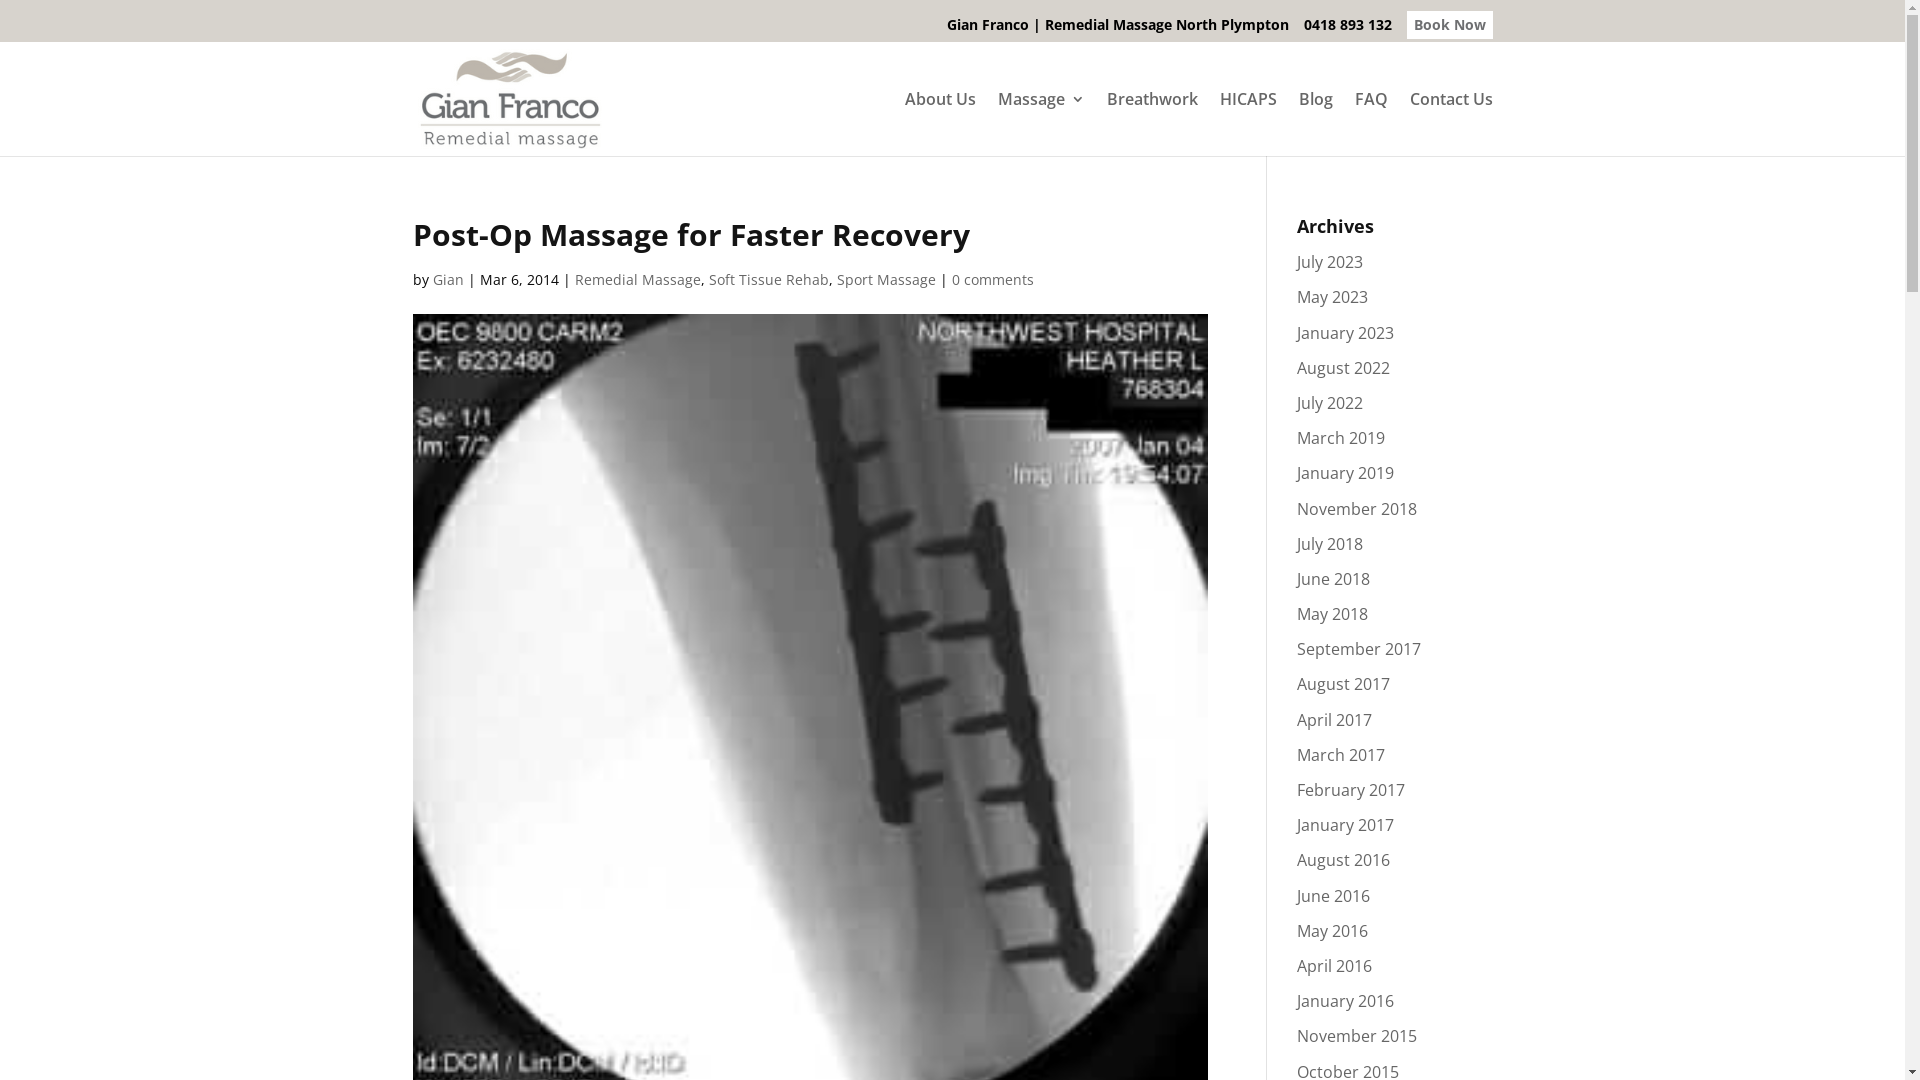  Describe the element at coordinates (1329, 402) in the screenshot. I see `'July 2022'` at that location.